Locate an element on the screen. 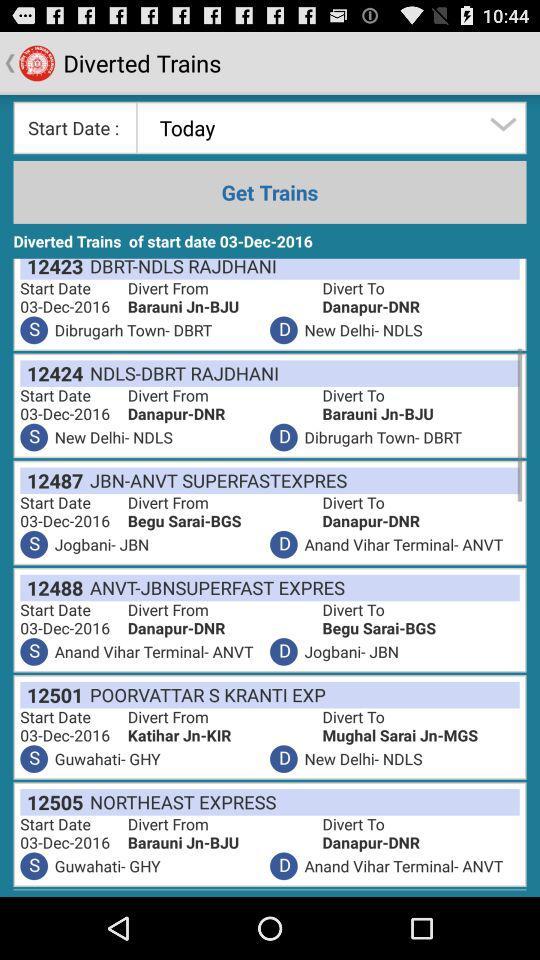 The height and width of the screenshot is (960, 540). item below   s icon is located at coordinates (51, 587).